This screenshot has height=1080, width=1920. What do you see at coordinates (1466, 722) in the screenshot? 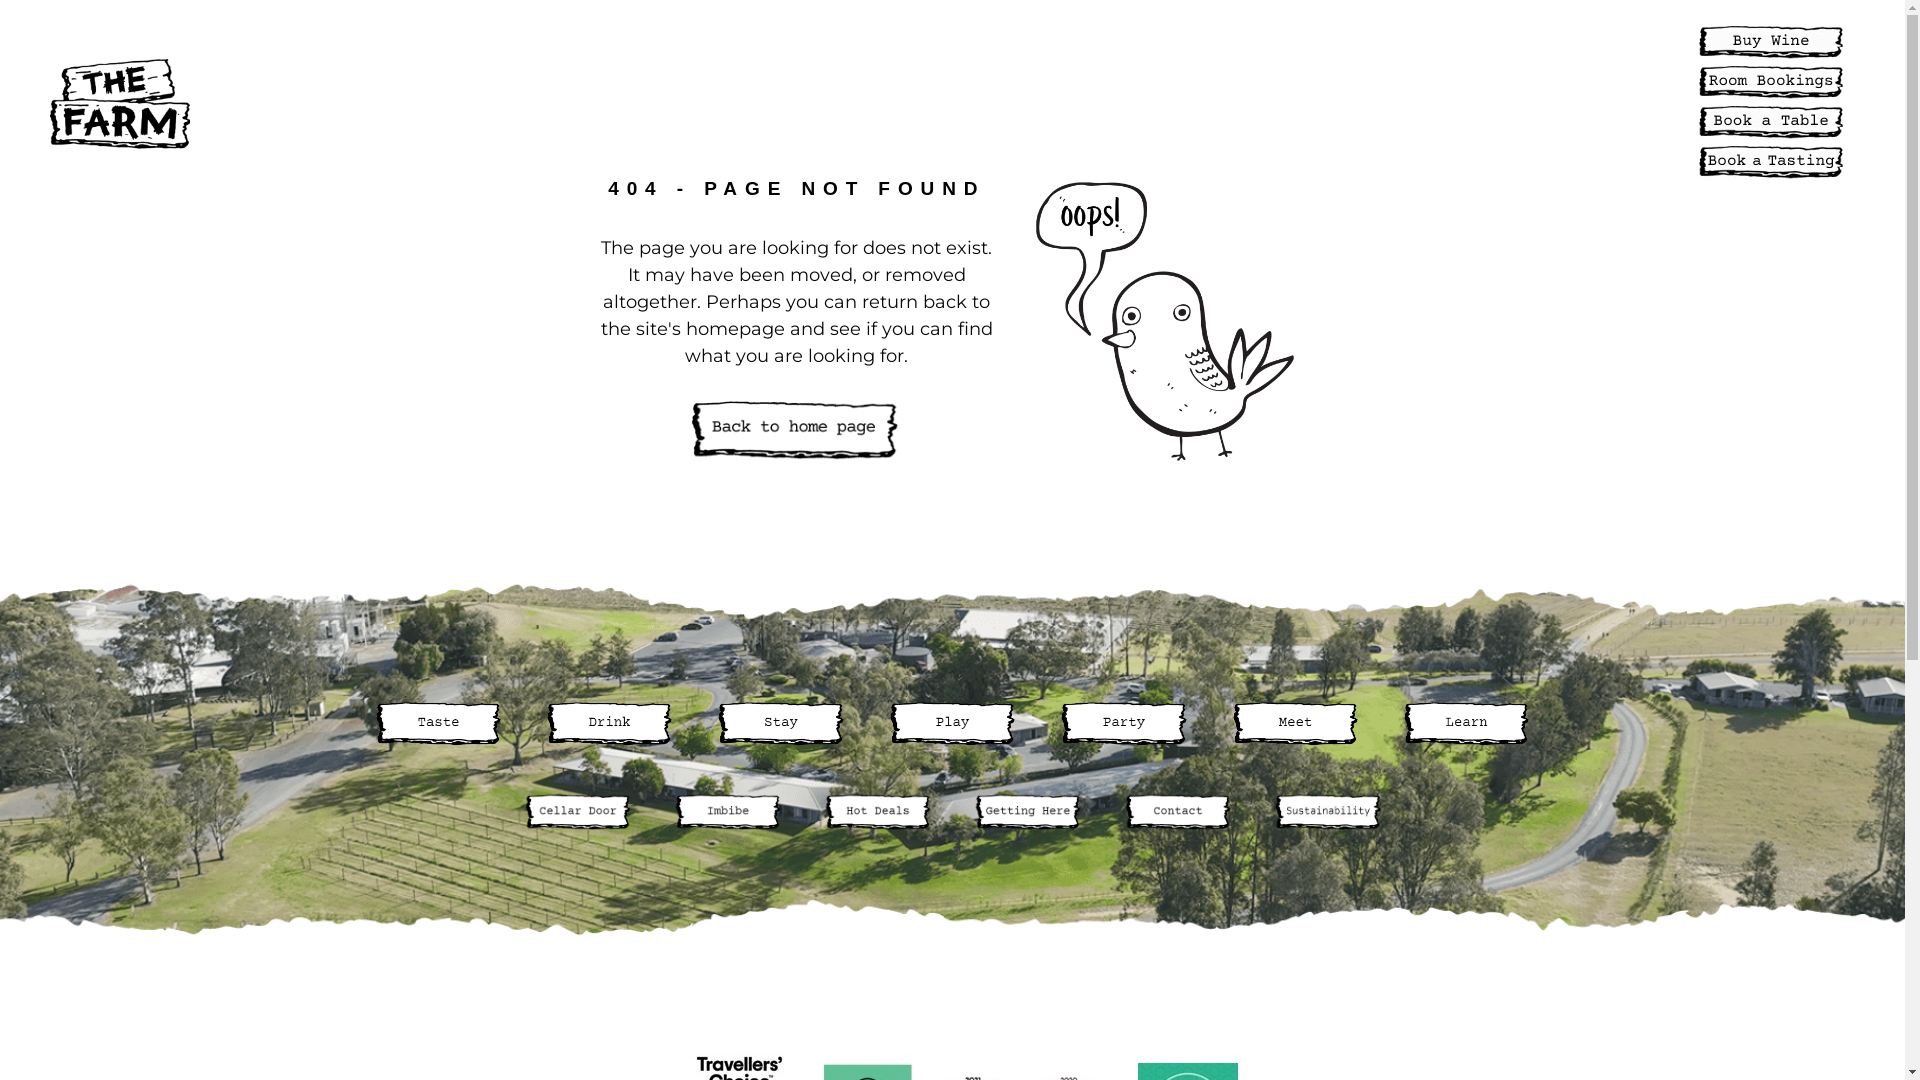
I see `'Learn-10'` at bounding box center [1466, 722].